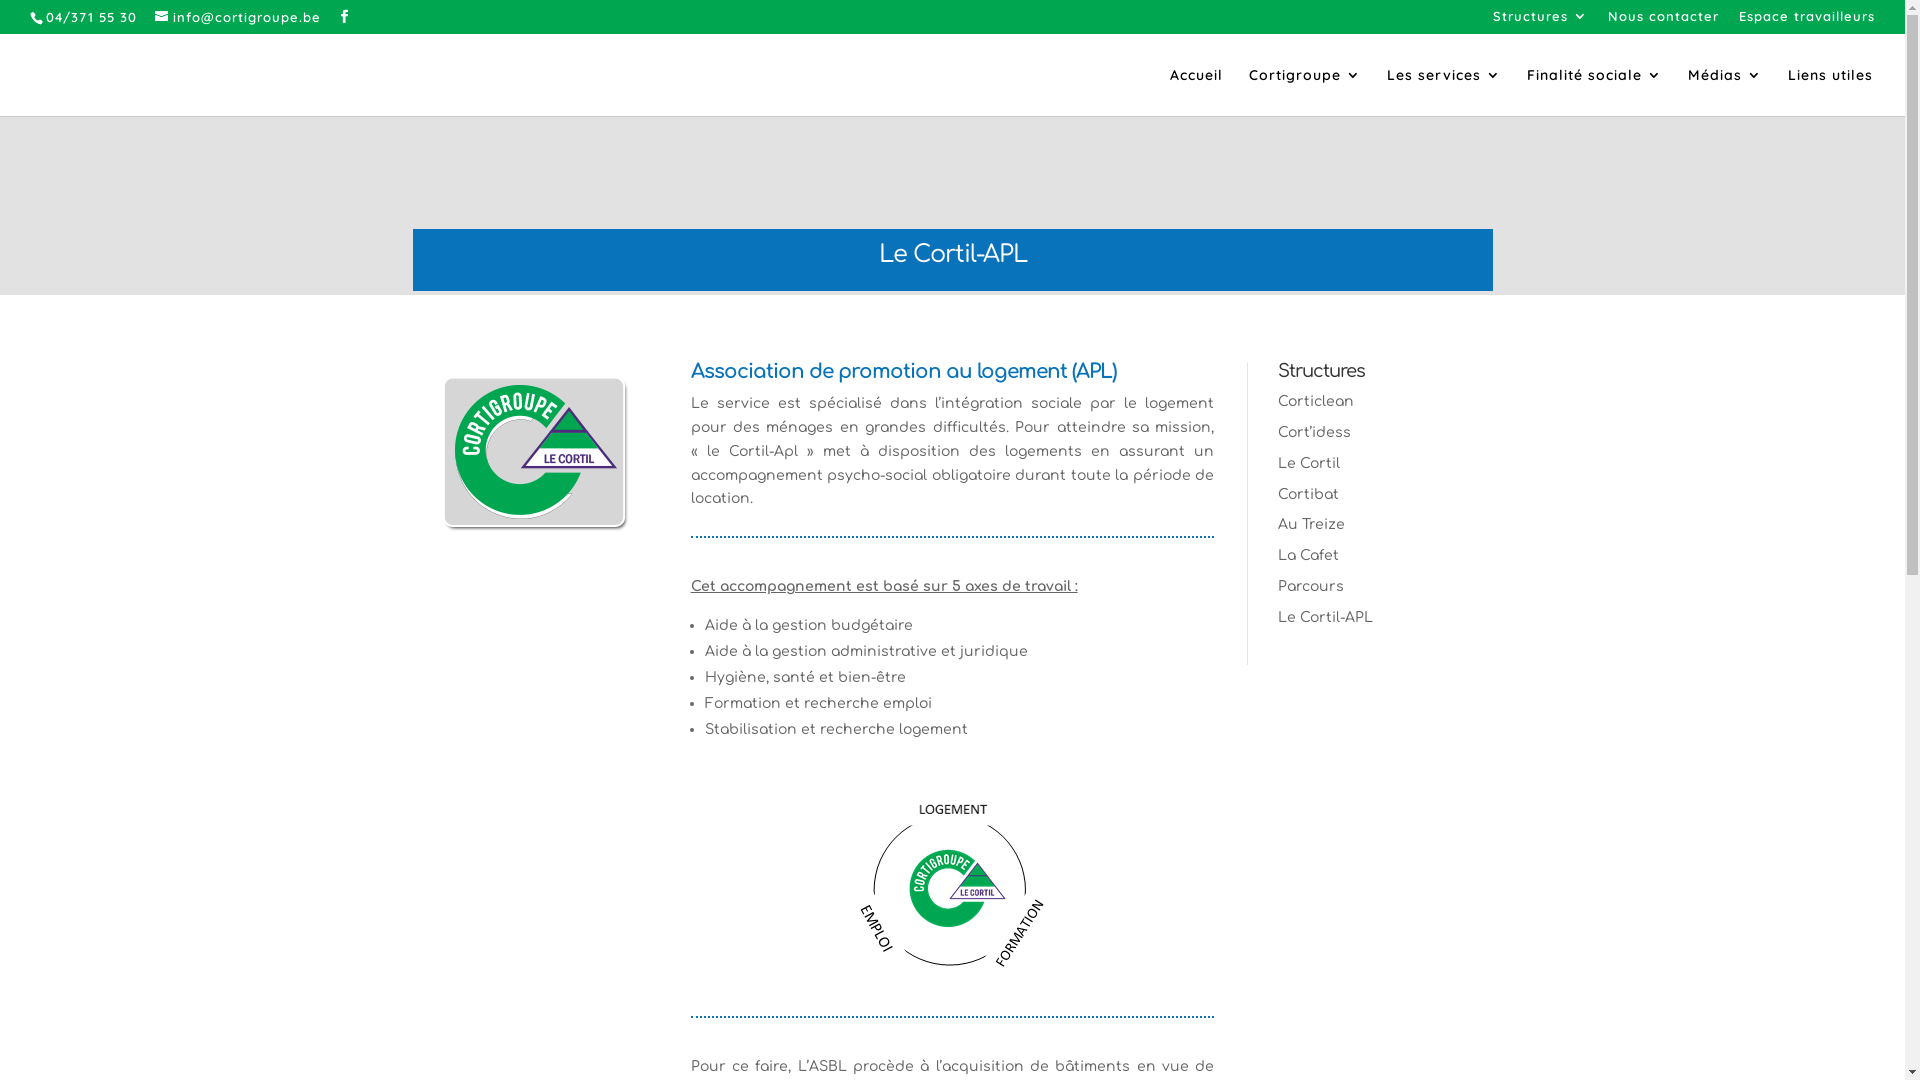  Describe the element at coordinates (1247, 92) in the screenshot. I see `'Cortigroupe'` at that location.